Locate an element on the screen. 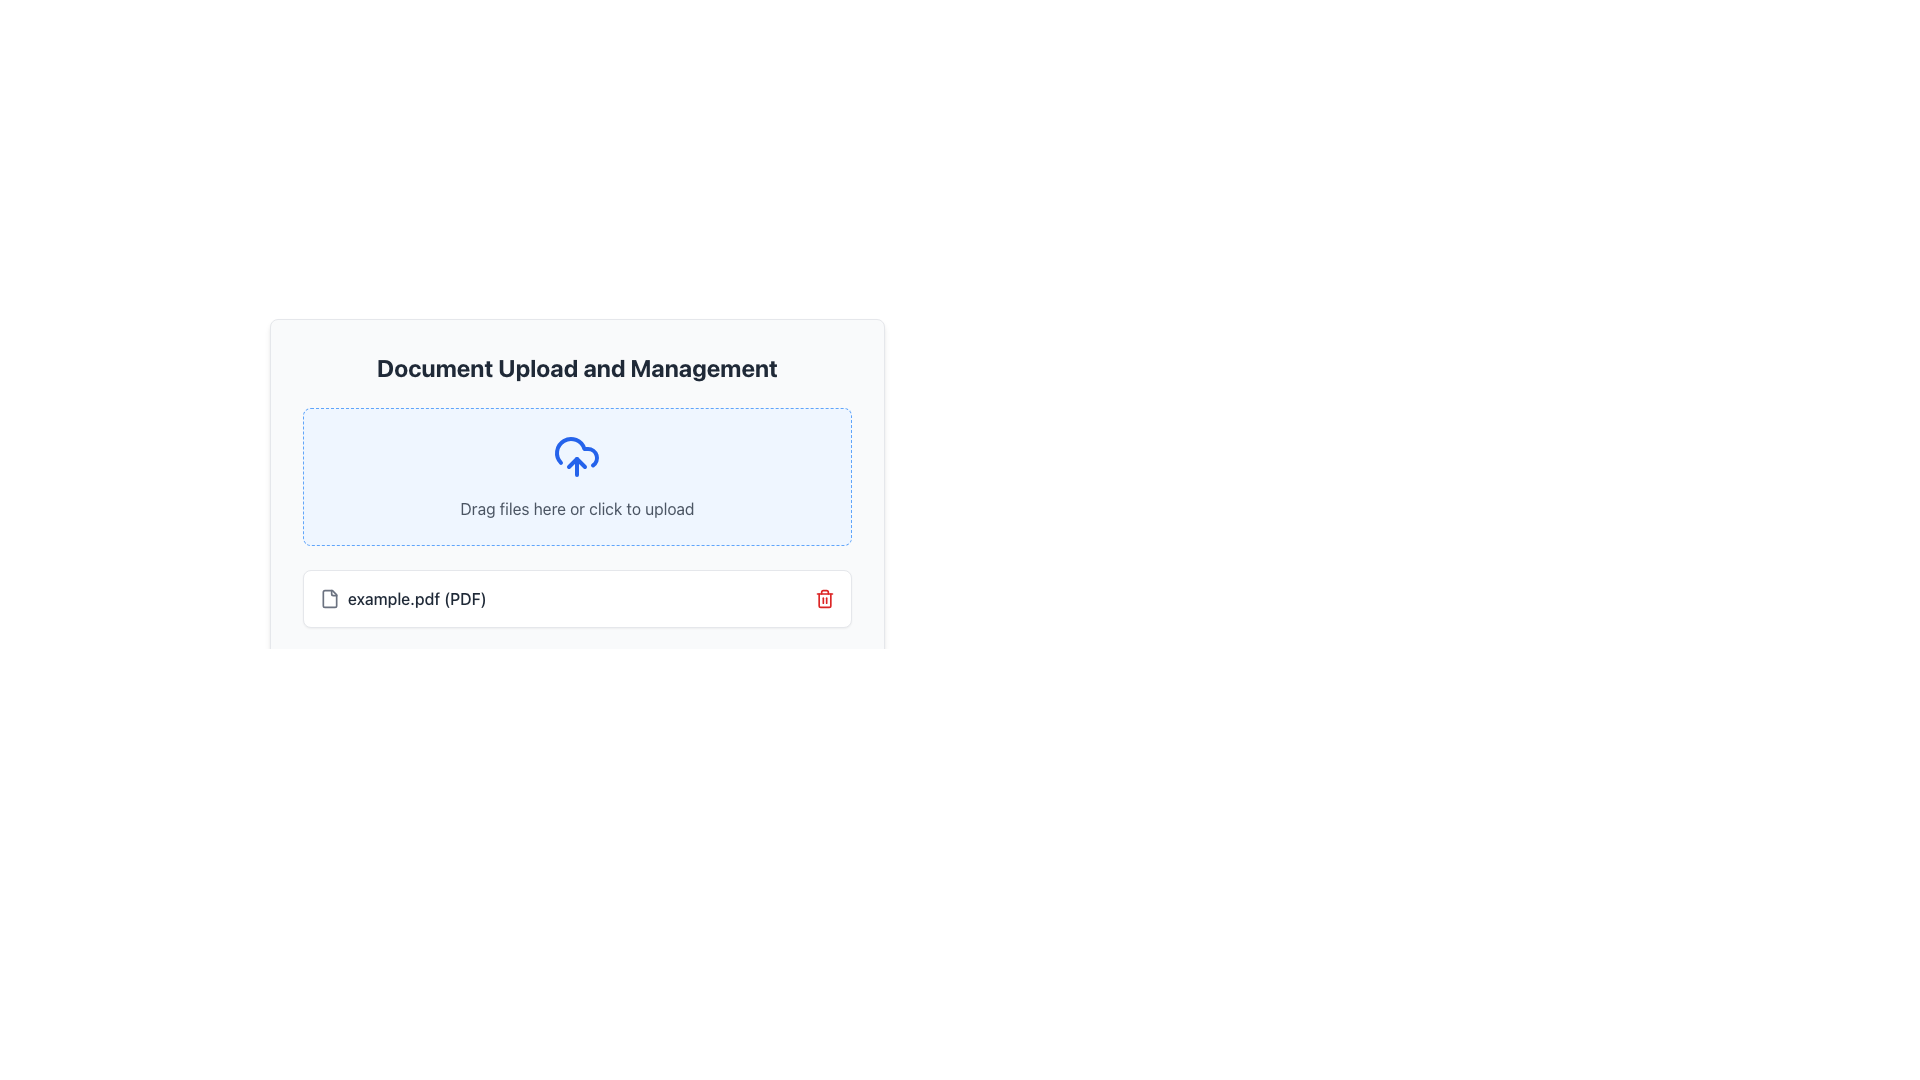  the file icon representing 'example.pdf (PDF)' in the document listing area to visually indicate its association with the displayed file is located at coordinates (330, 597).